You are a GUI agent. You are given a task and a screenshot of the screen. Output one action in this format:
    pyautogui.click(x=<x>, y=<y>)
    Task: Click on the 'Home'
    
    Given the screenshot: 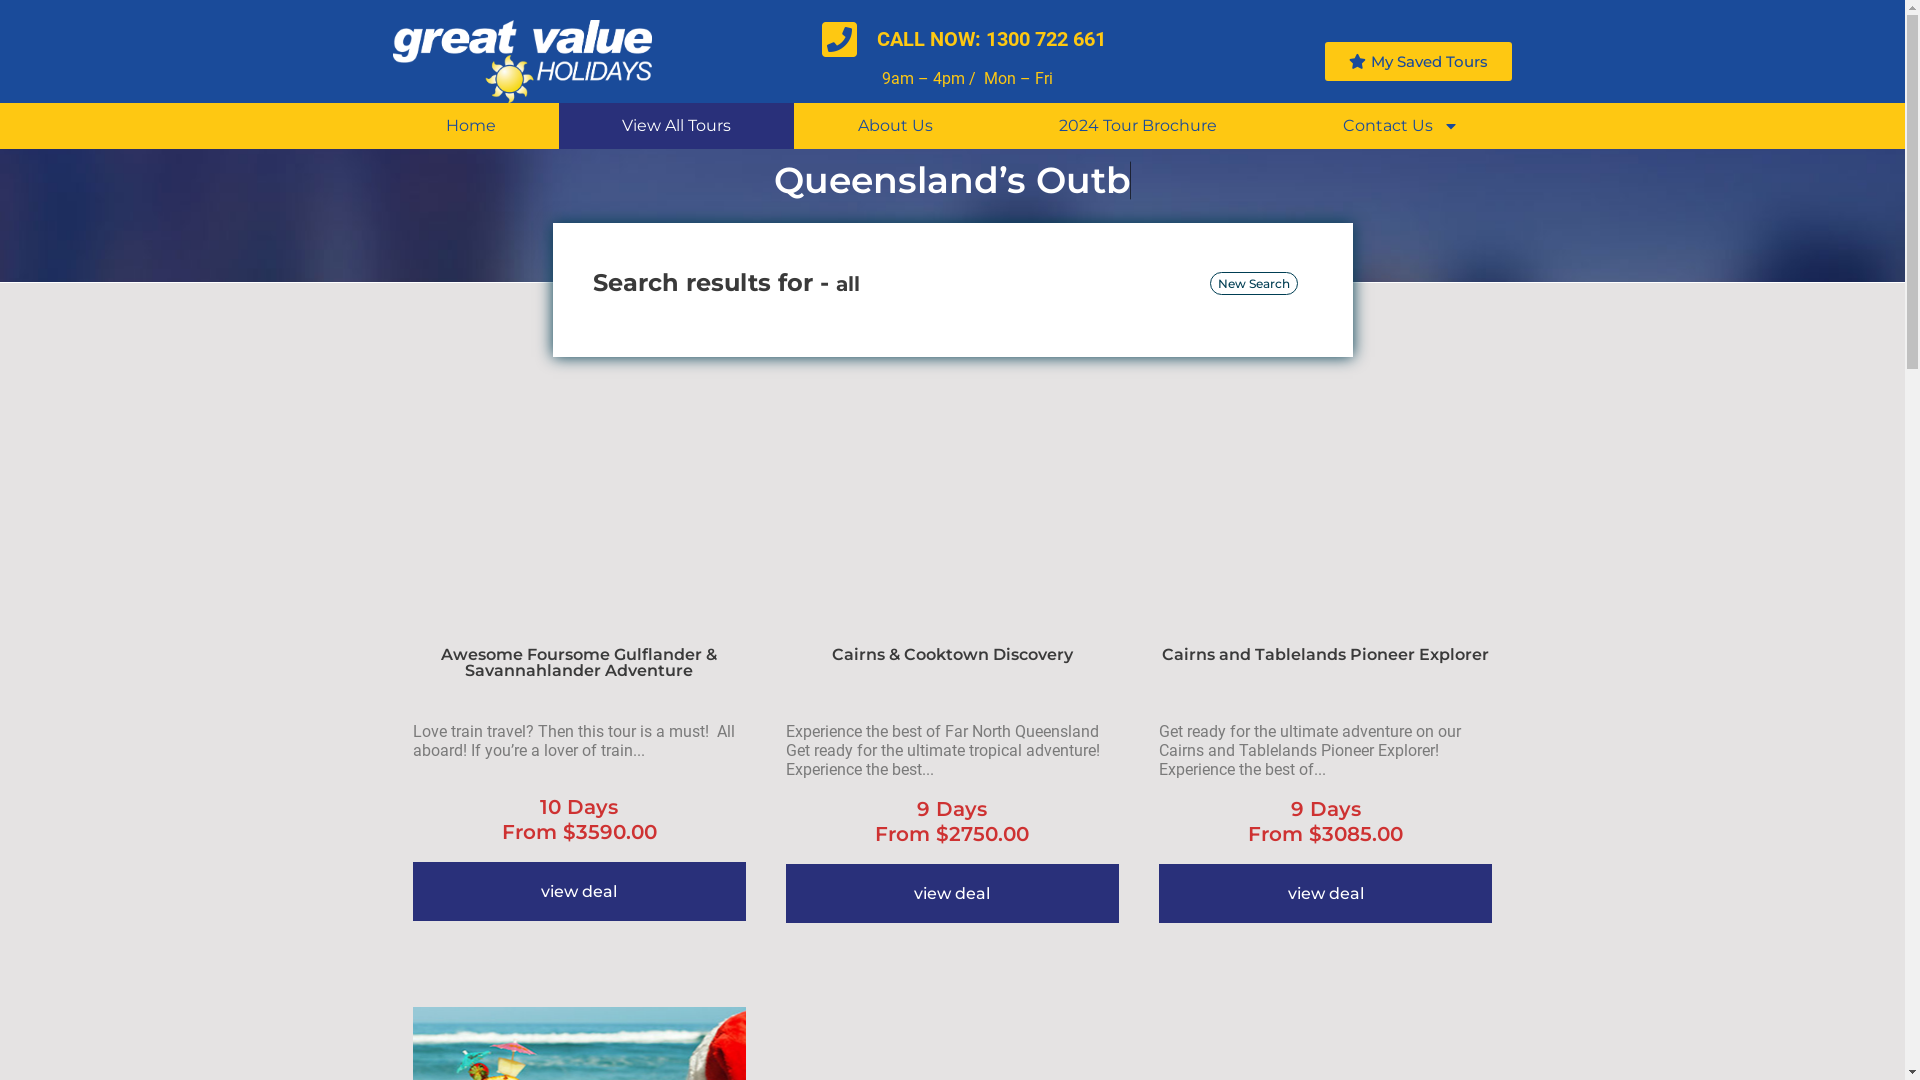 What is the action you would take?
    pyautogui.click(x=469, y=126)
    